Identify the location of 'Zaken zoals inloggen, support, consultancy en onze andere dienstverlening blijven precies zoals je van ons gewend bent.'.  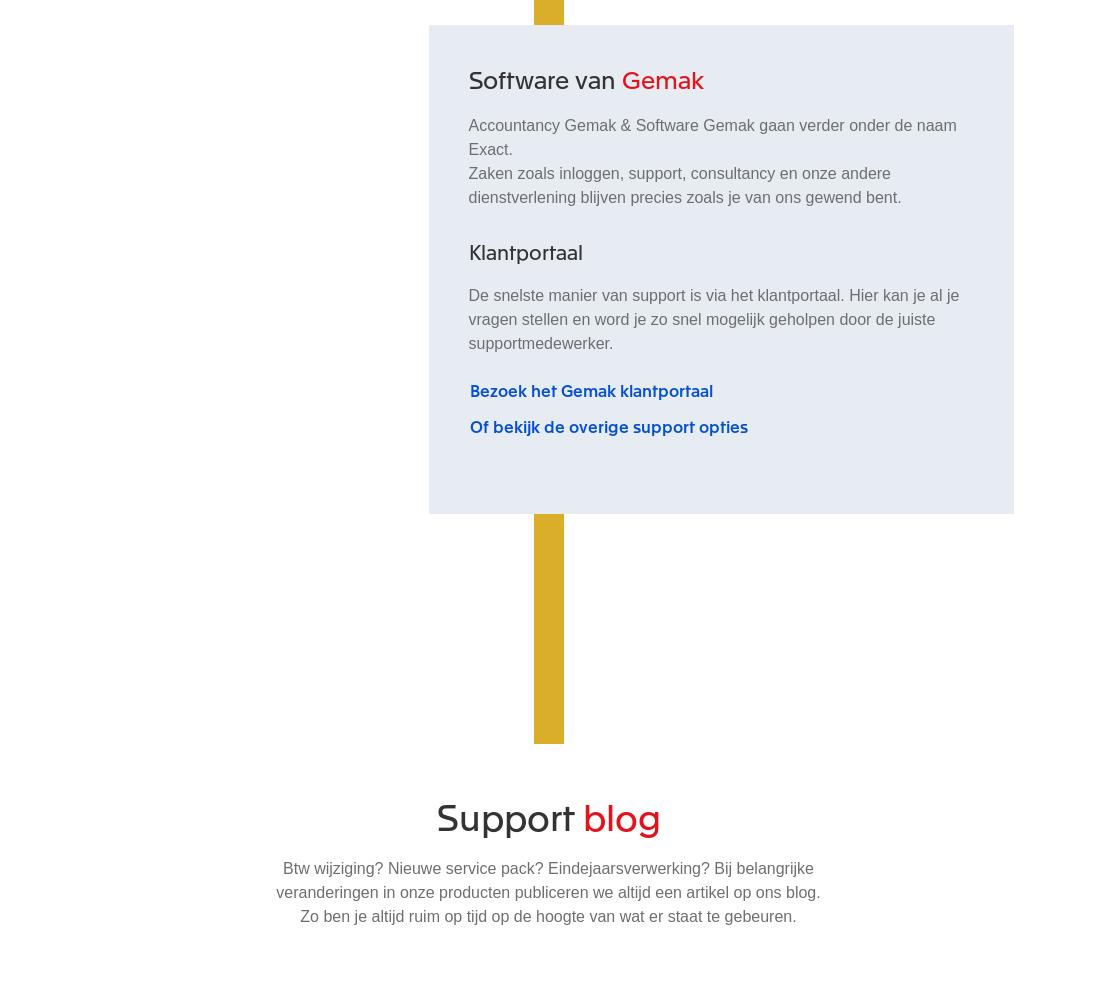
(683, 184).